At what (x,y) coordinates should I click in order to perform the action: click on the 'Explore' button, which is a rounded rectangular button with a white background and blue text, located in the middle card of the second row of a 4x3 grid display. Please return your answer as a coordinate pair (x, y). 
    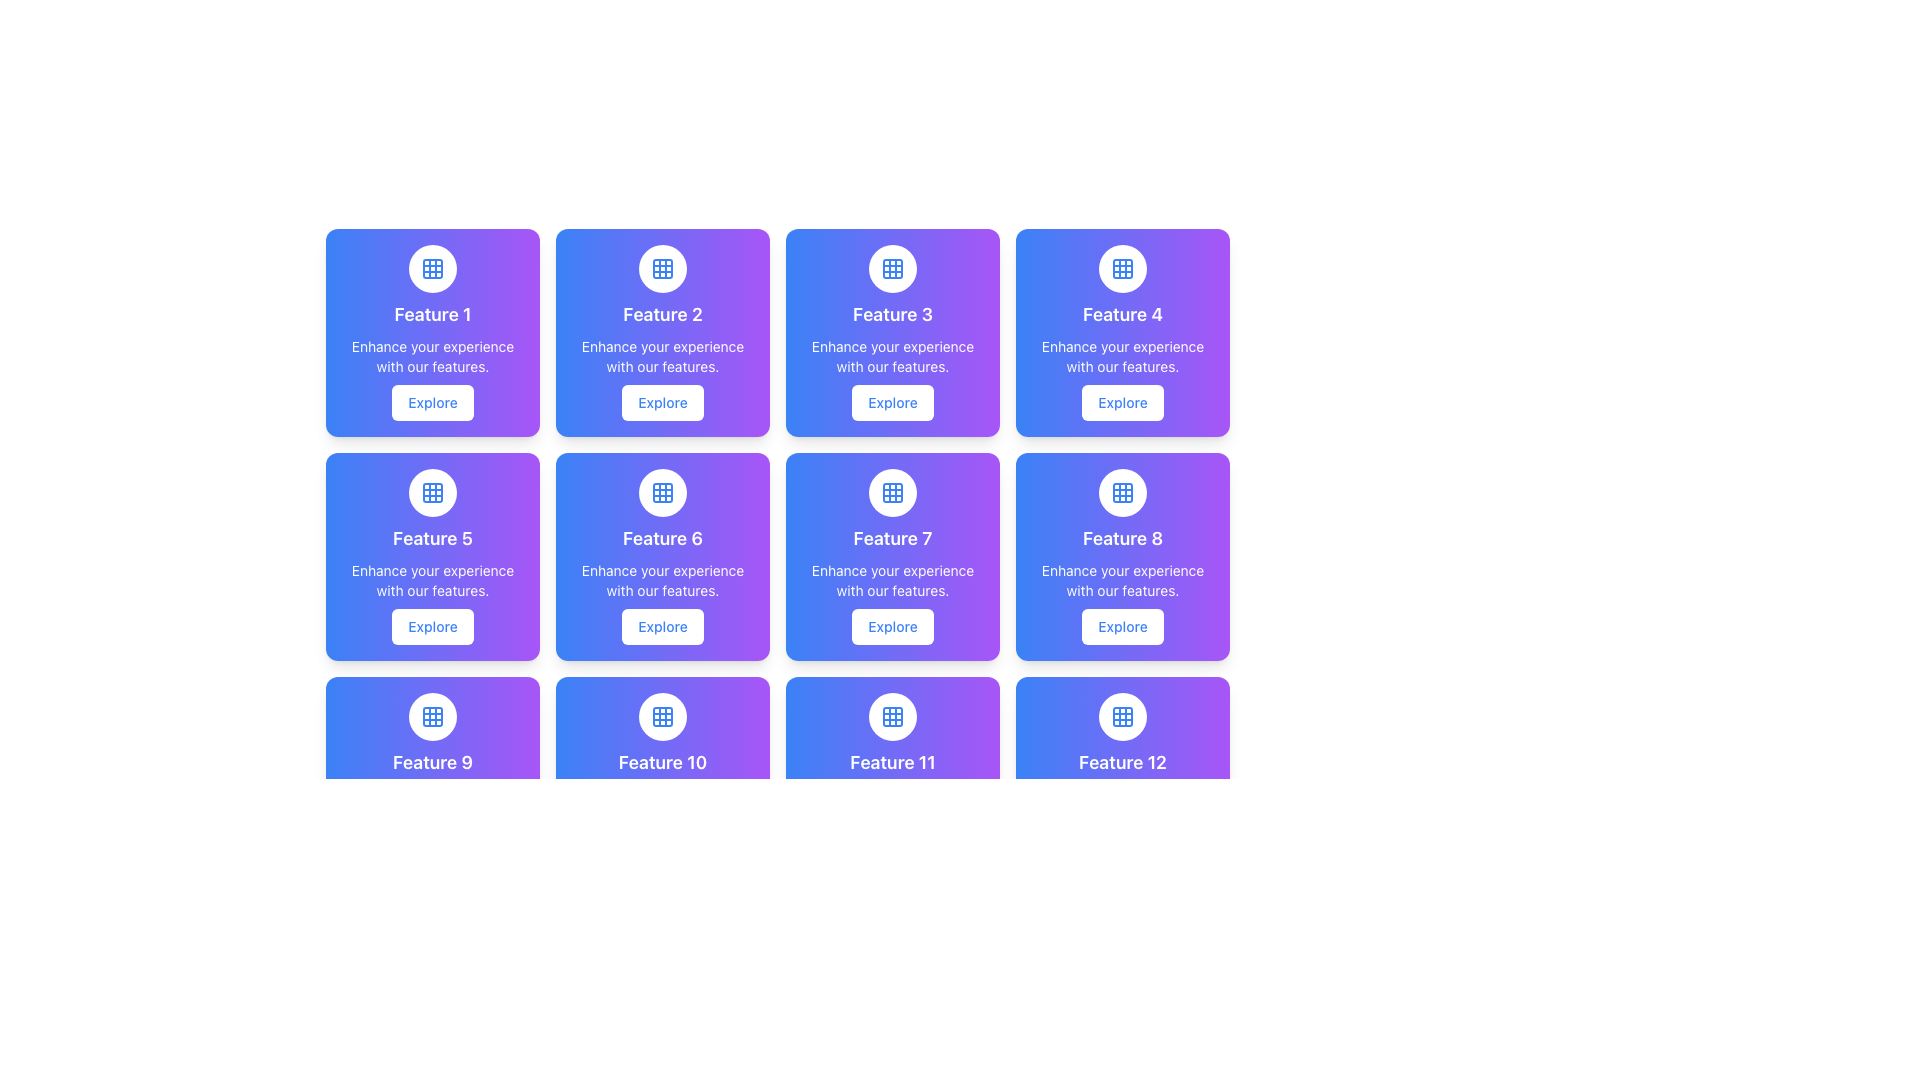
    Looking at the image, I should click on (662, 626).